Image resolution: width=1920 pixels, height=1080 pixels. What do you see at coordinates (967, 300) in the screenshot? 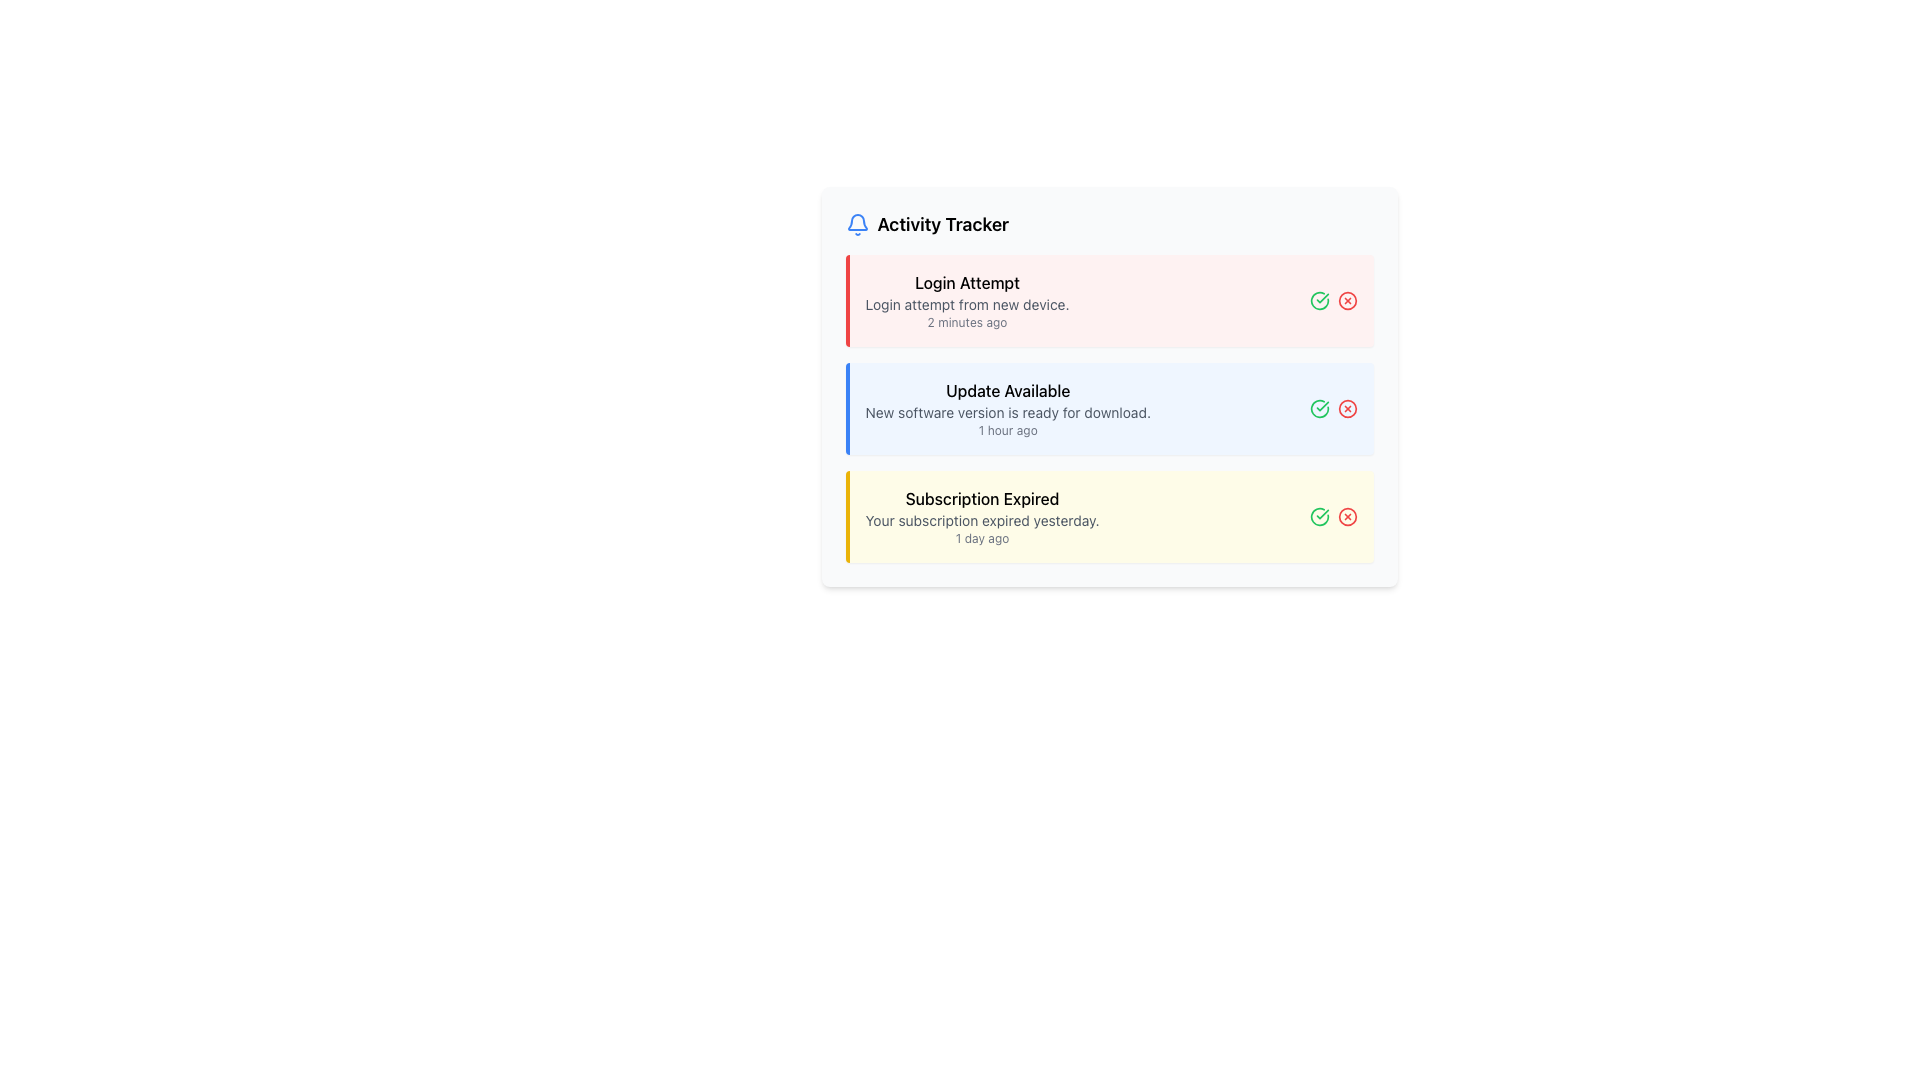
I see `the Notification Card that informs the user about a login attempt from a new device, which is the first notification in the list of three visible notifications located at the top of the notification list` at bounding box center [967, 300].